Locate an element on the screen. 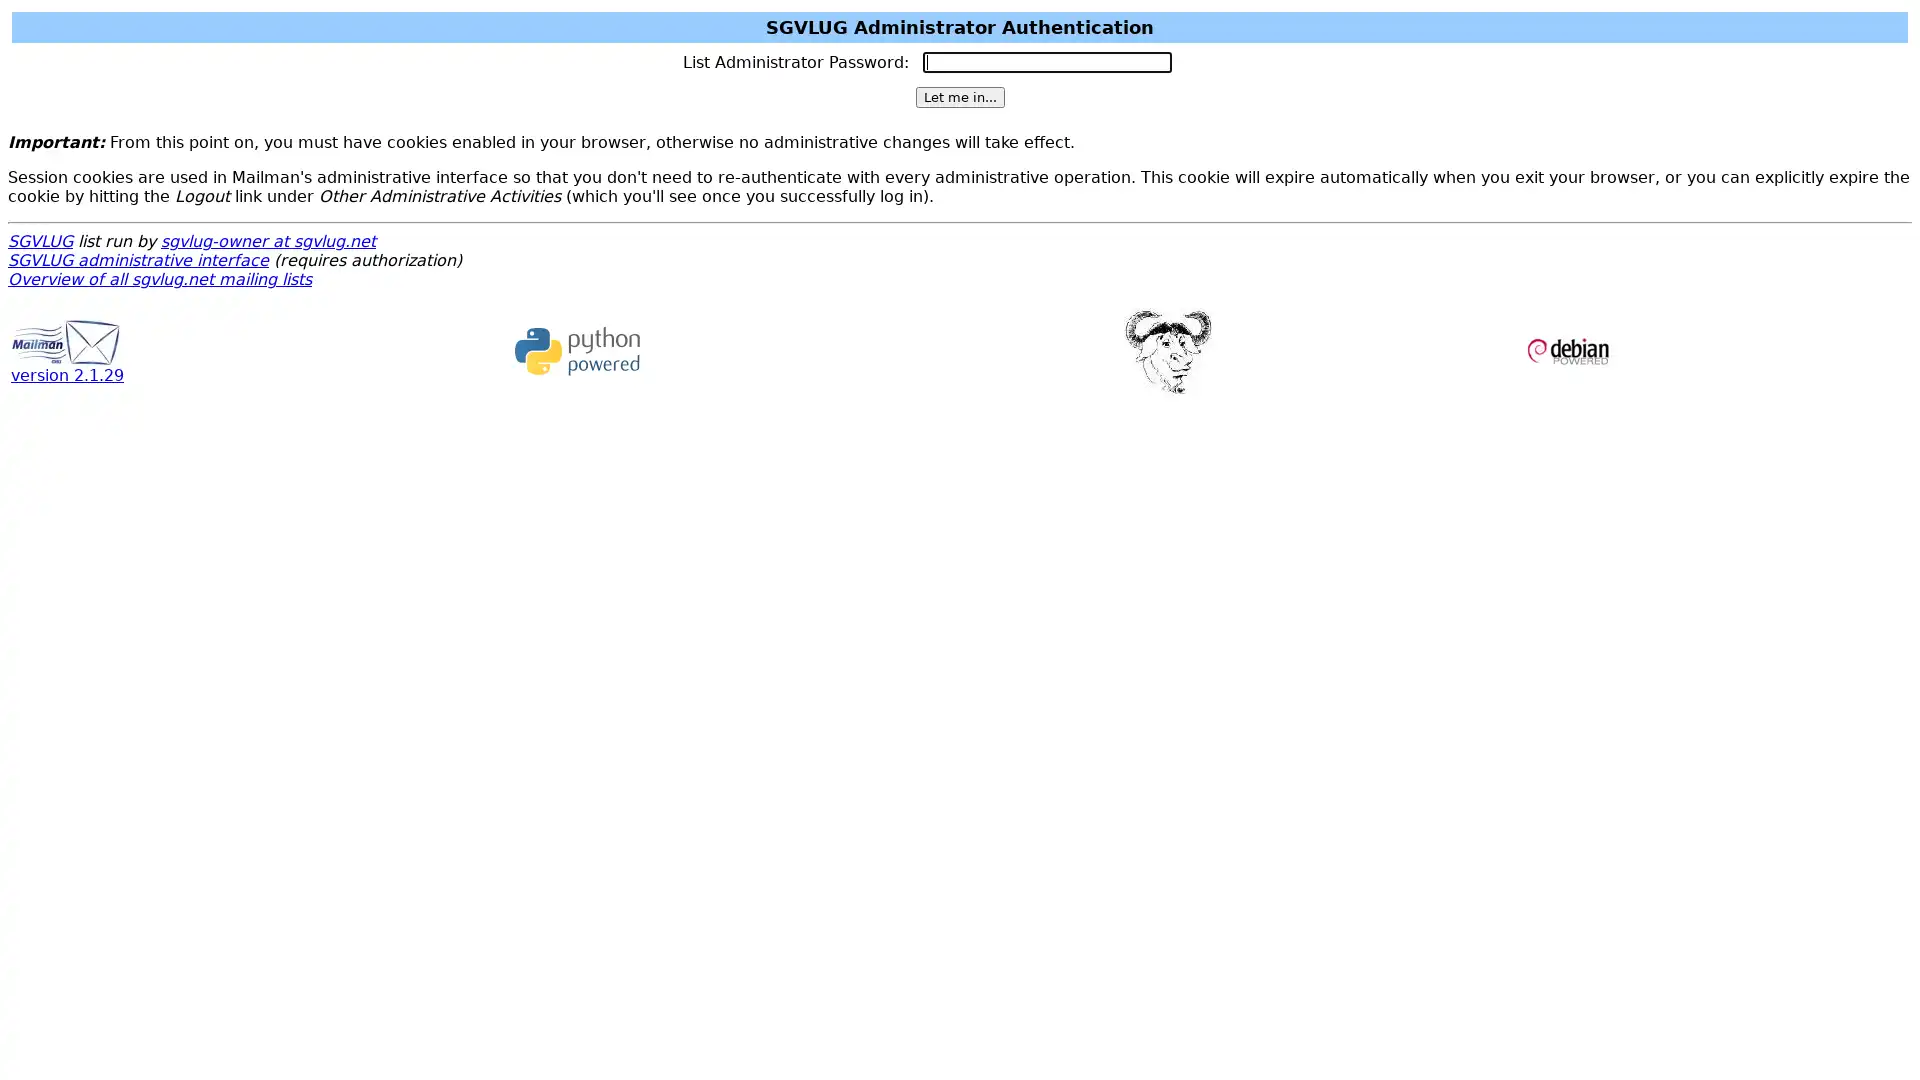  Let me in... is located at coordinates (958, 97).